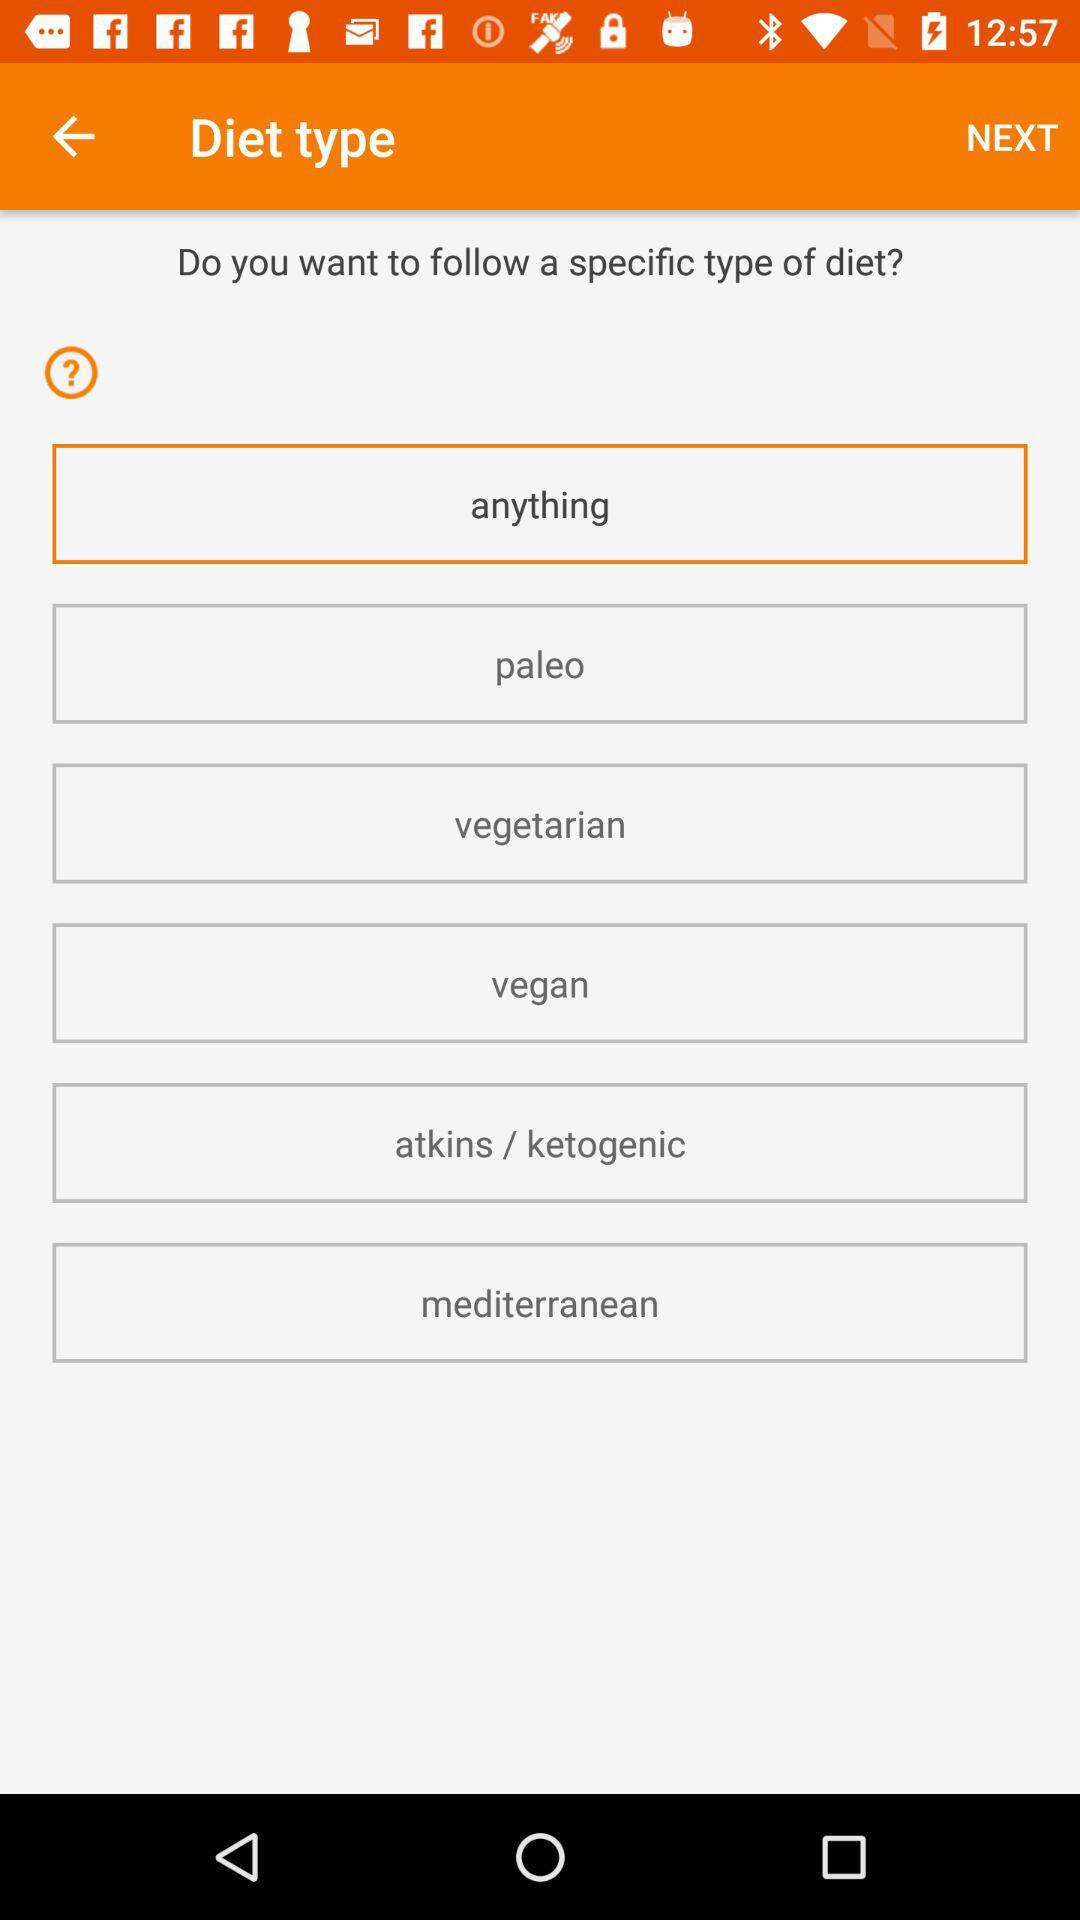  I want to click on the icon above vegetarian app, so click(540, 663).